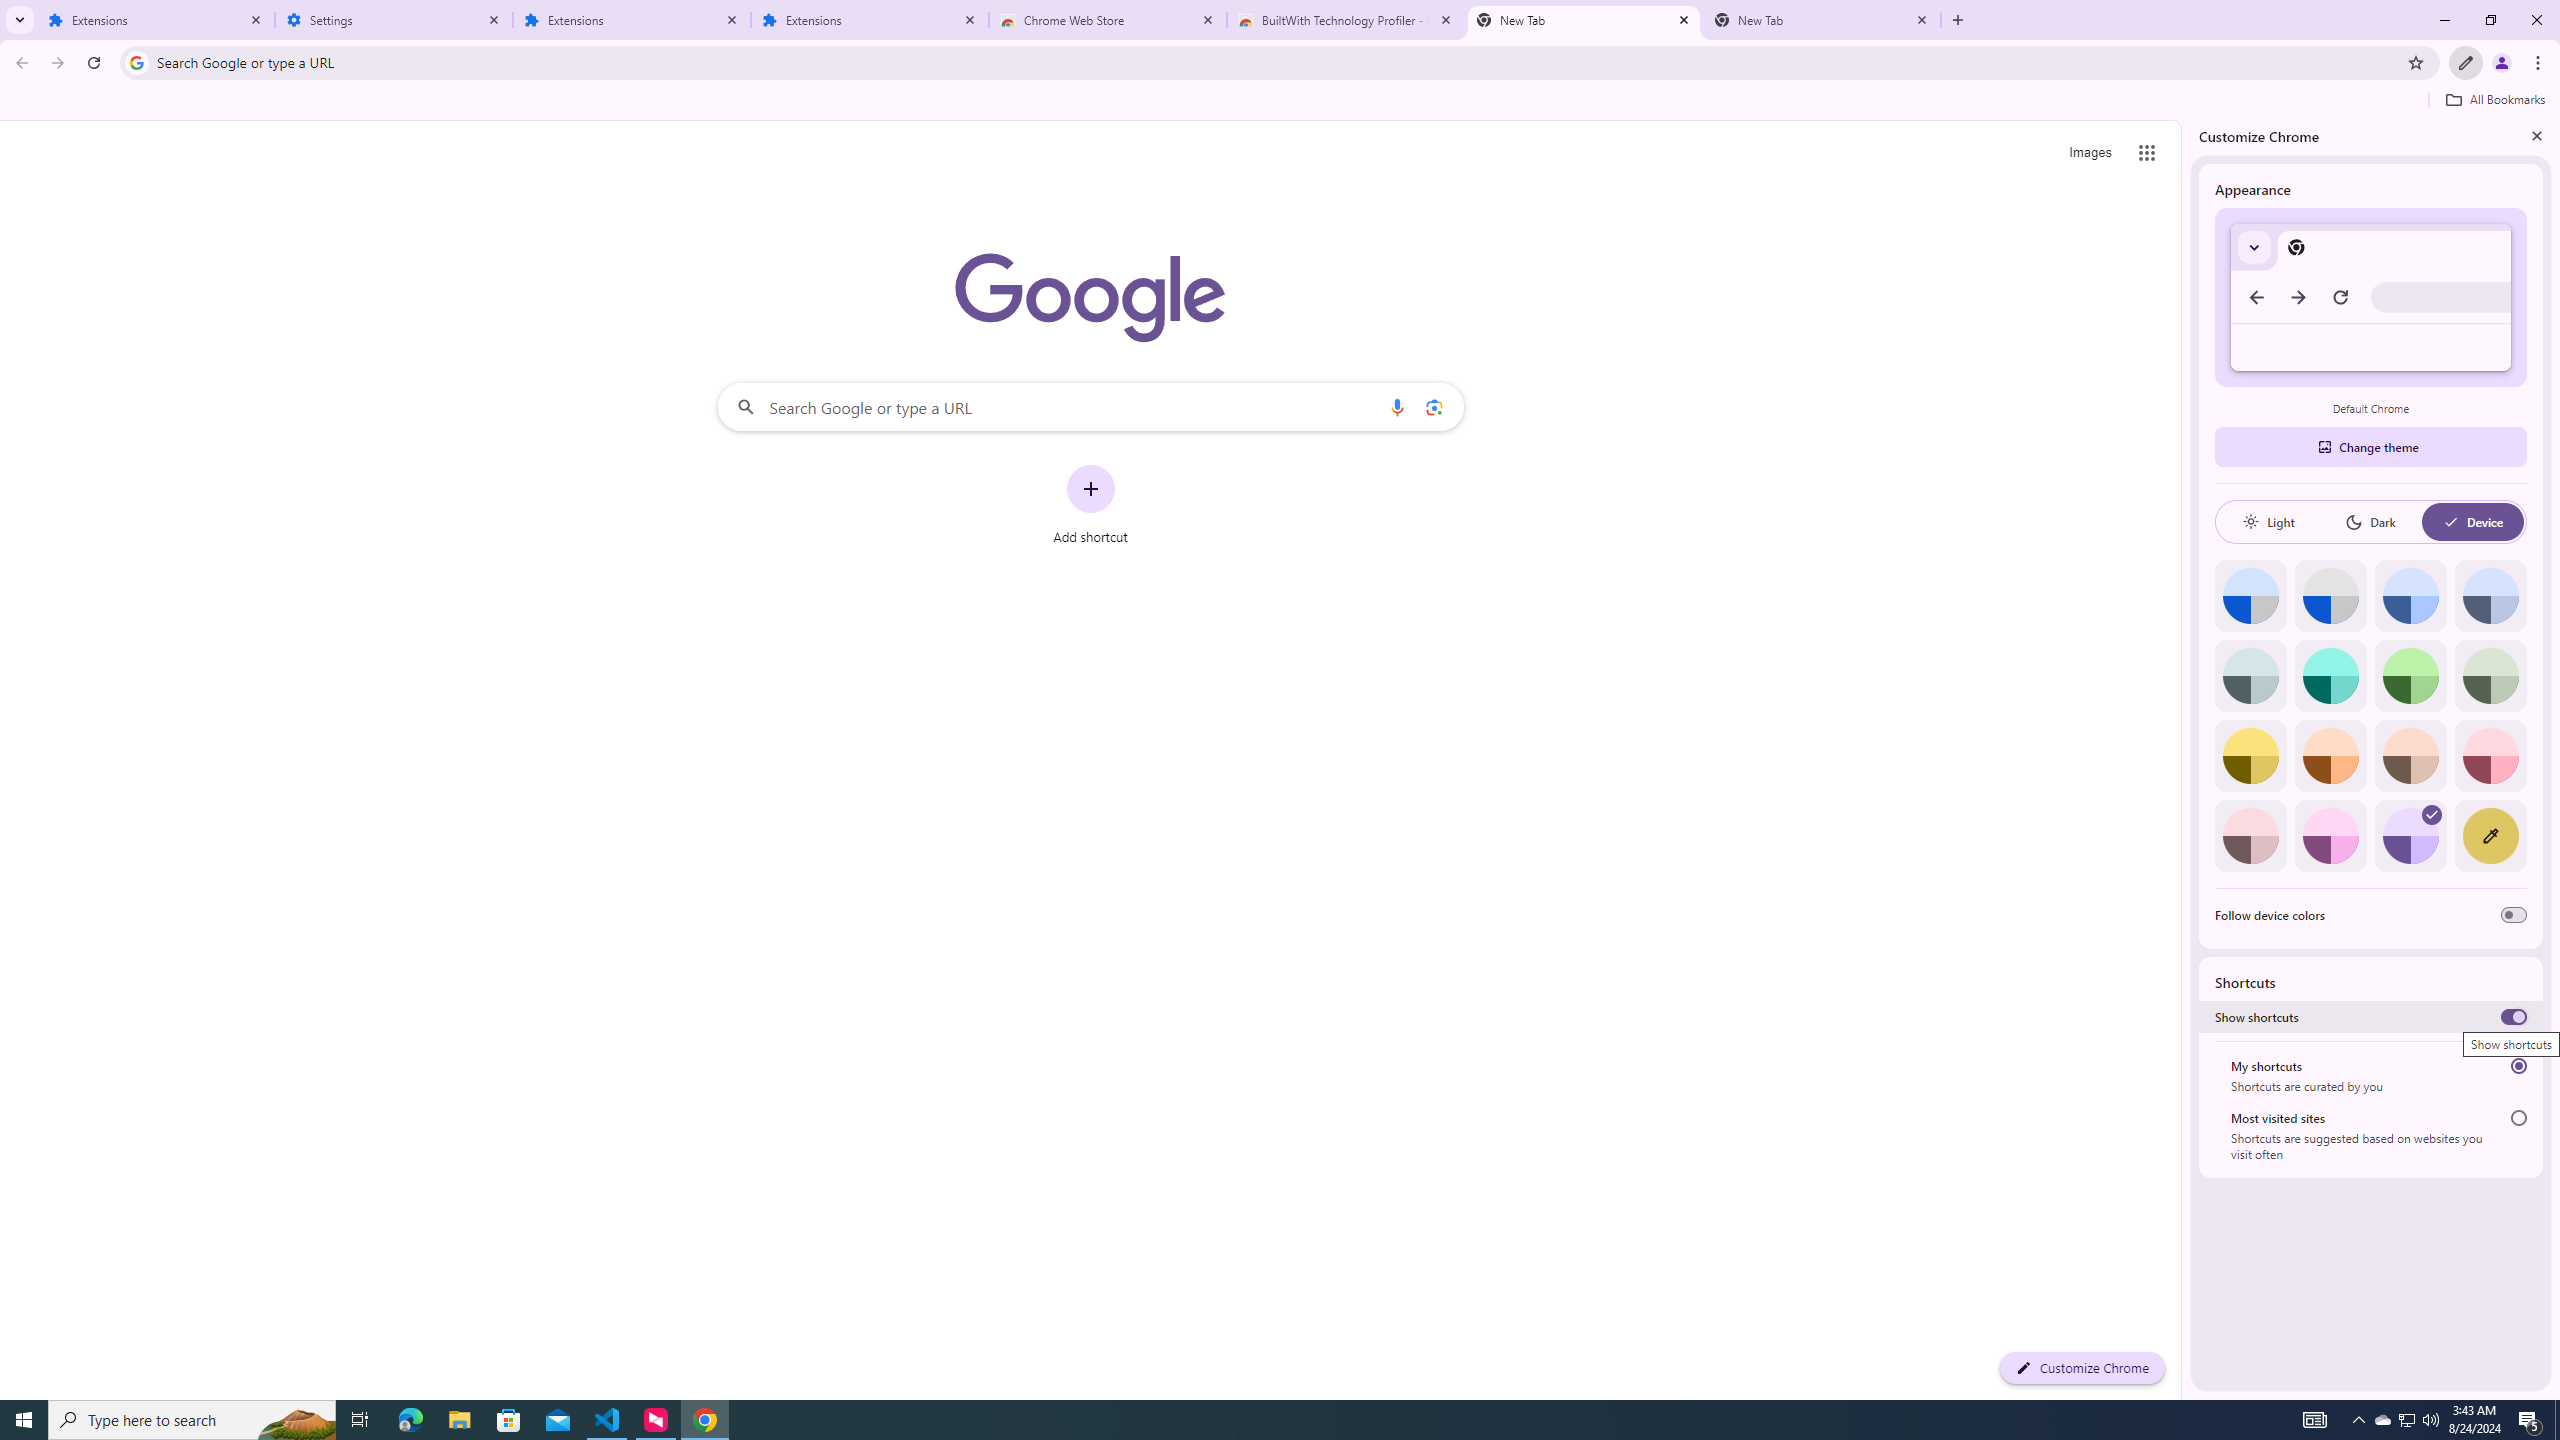 The width and height of the screenshot is (2560, 1440). Describe the element at coordinates (2539, 62) in the screenshot. I see `'Chrome'` at that location.